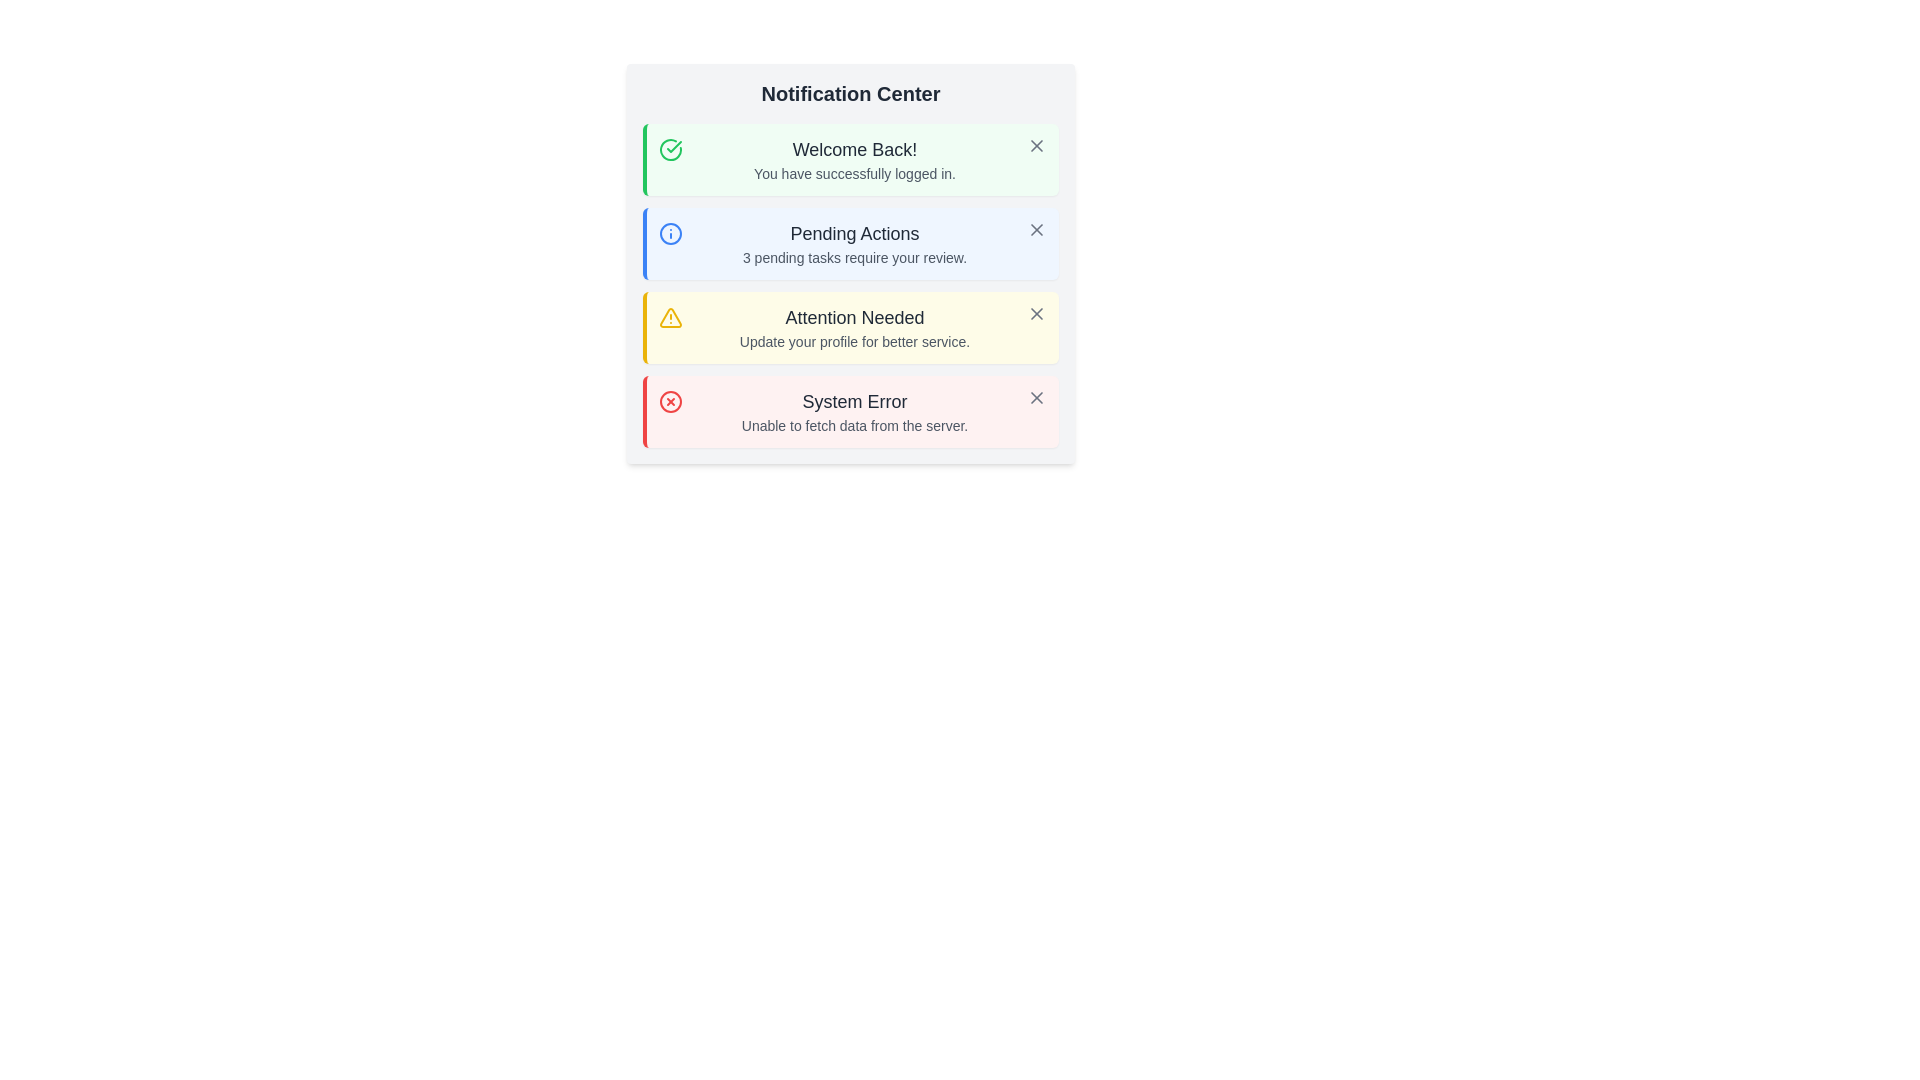 The image size is (1920, 1080). Describe the element at coordinates (671, 149) in the screenshot. I see `the success confirmation icon located at the top left corner of the 'Welcome Back!' notification box for information` at that location.